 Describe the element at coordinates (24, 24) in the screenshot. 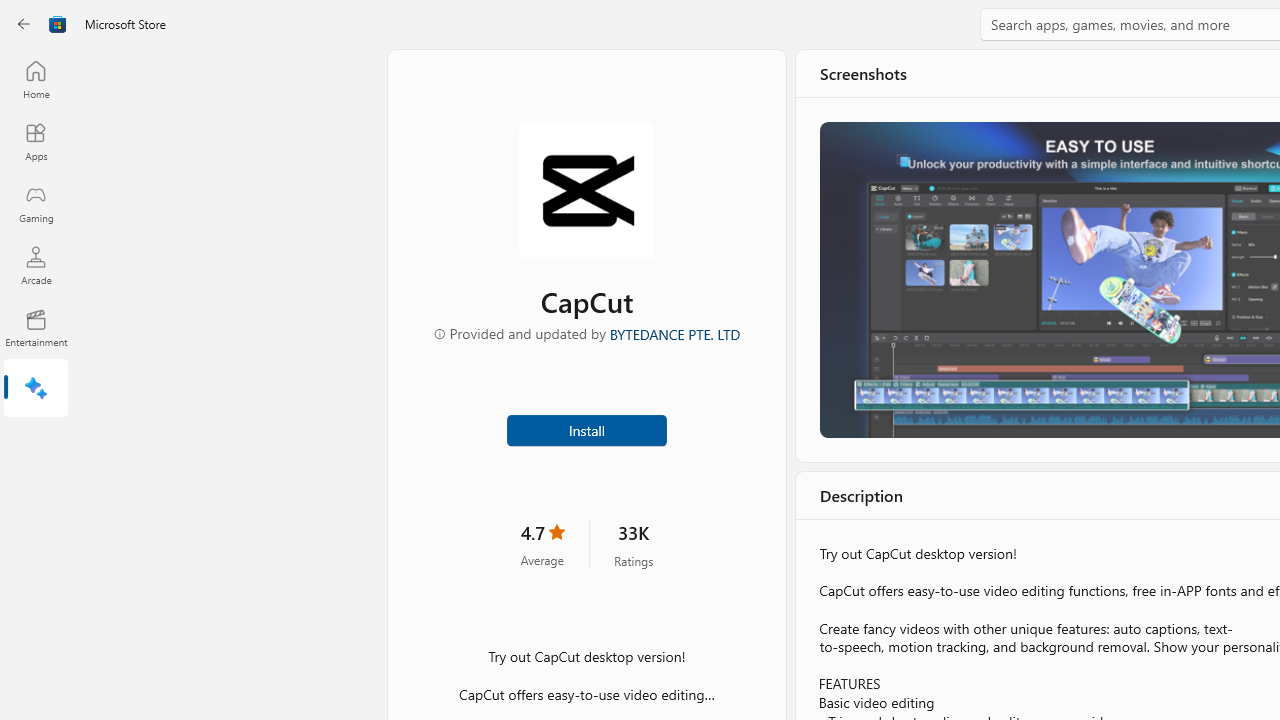

I see `'Back'` at that location.